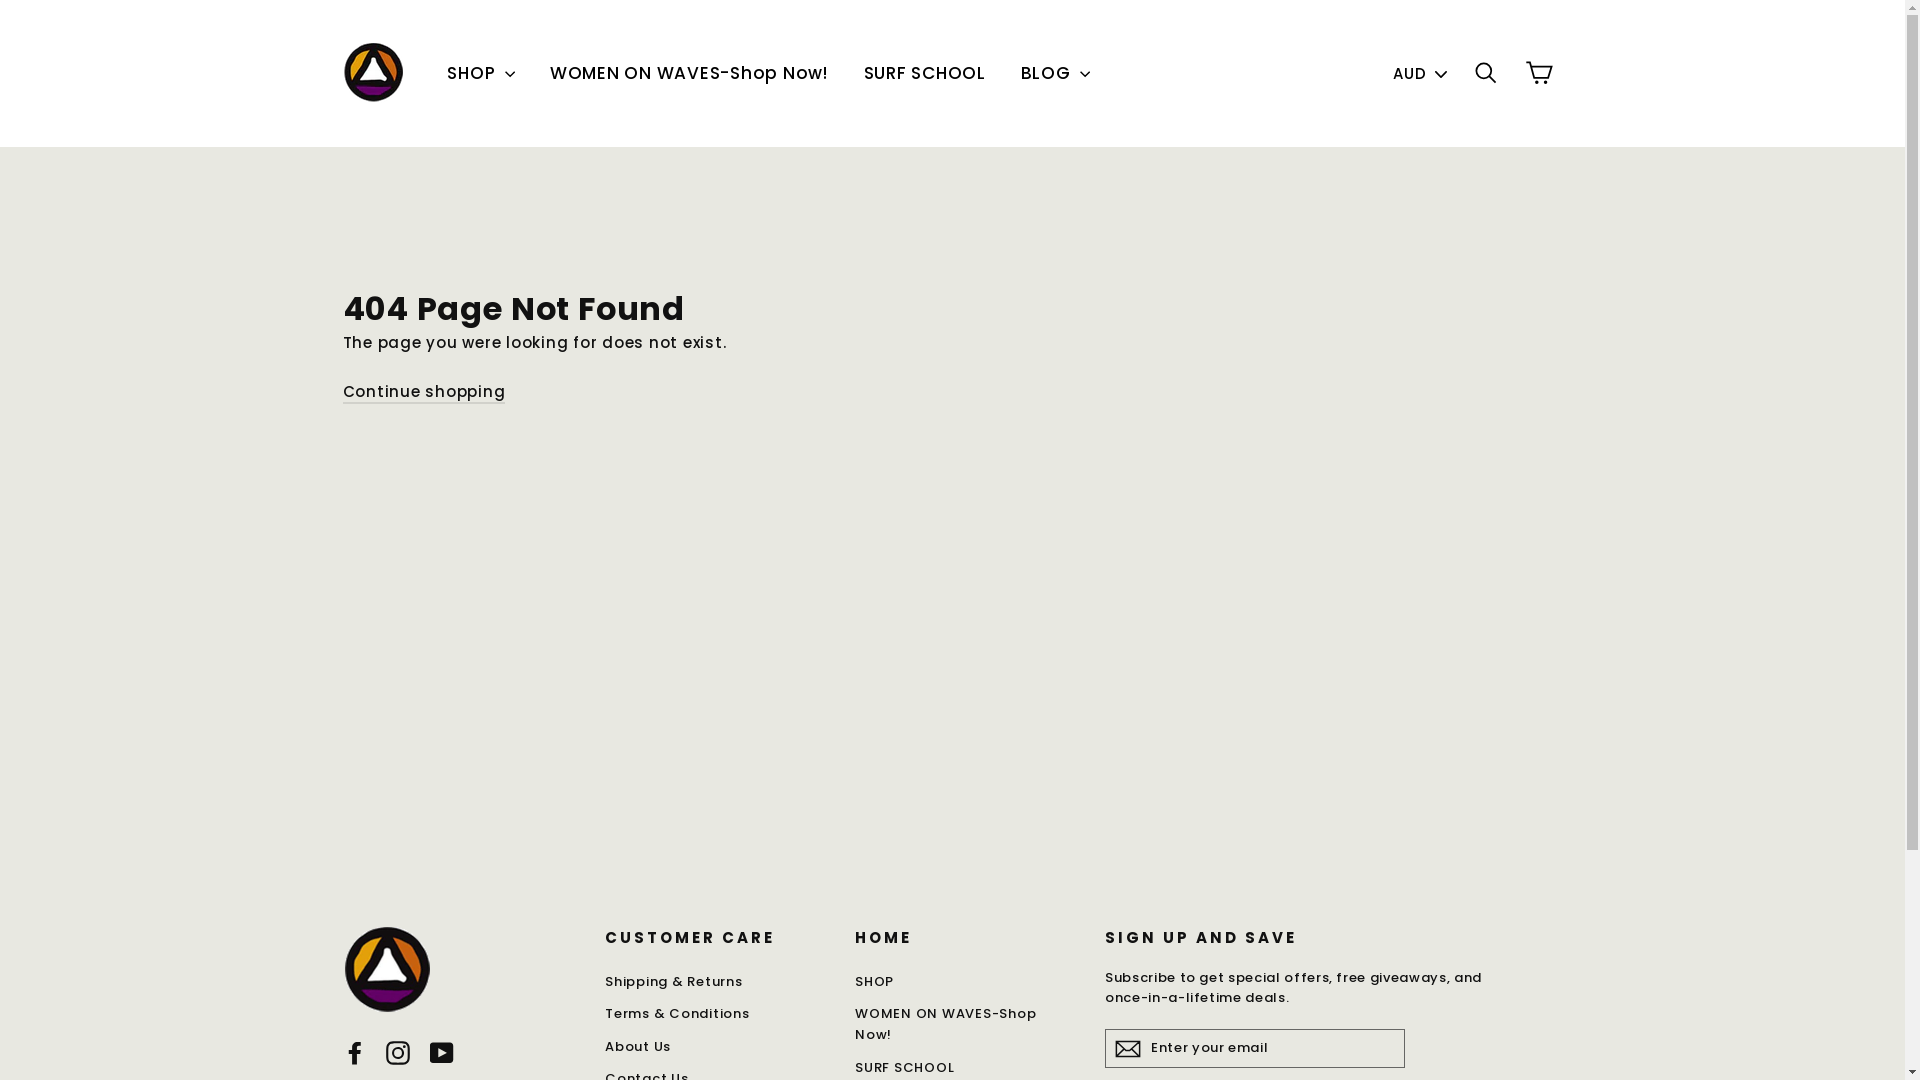 The image size is (1920, 1080). What do you see at coordinates (0, 0) in the screenshot?
I see `'Skip to content'` at bounding box center [0, 0].